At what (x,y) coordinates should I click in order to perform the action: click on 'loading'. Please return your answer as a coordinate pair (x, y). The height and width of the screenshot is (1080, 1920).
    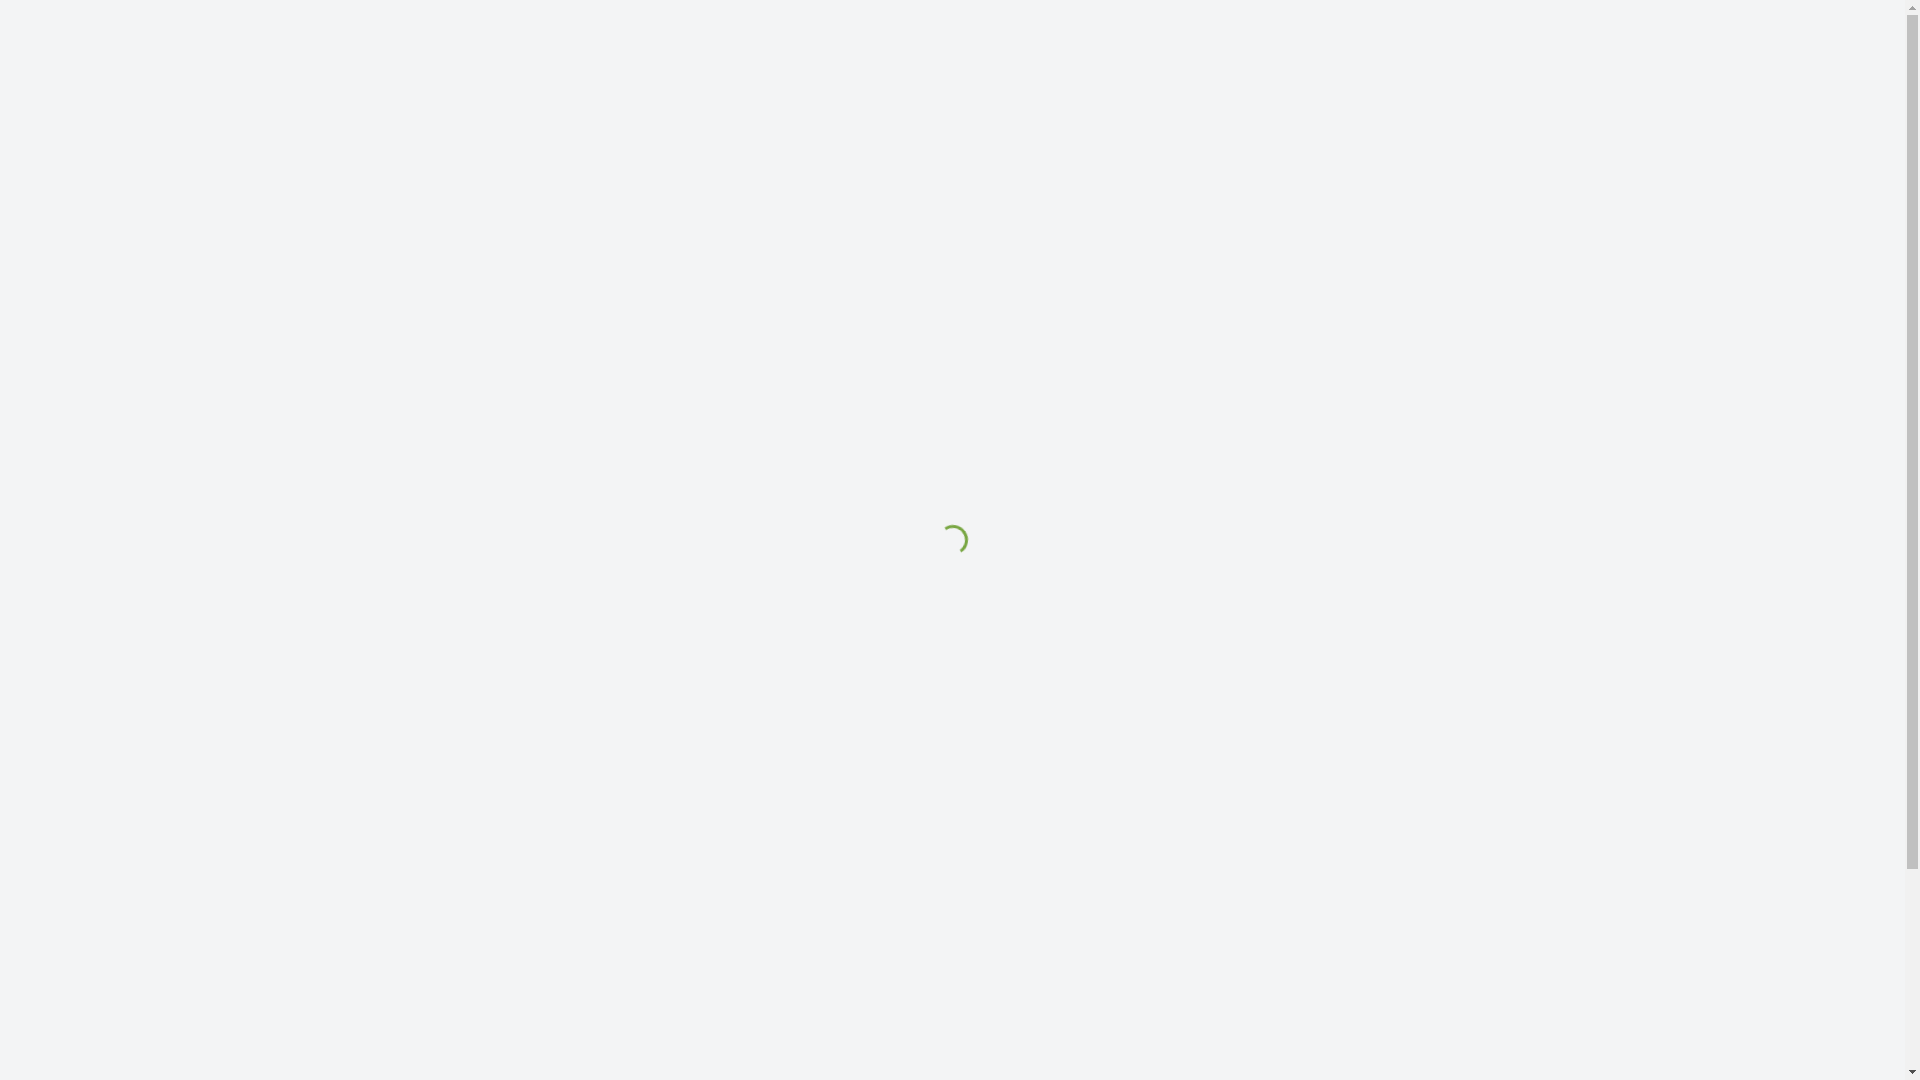
    Looking at the image, I should click on (945, 534).